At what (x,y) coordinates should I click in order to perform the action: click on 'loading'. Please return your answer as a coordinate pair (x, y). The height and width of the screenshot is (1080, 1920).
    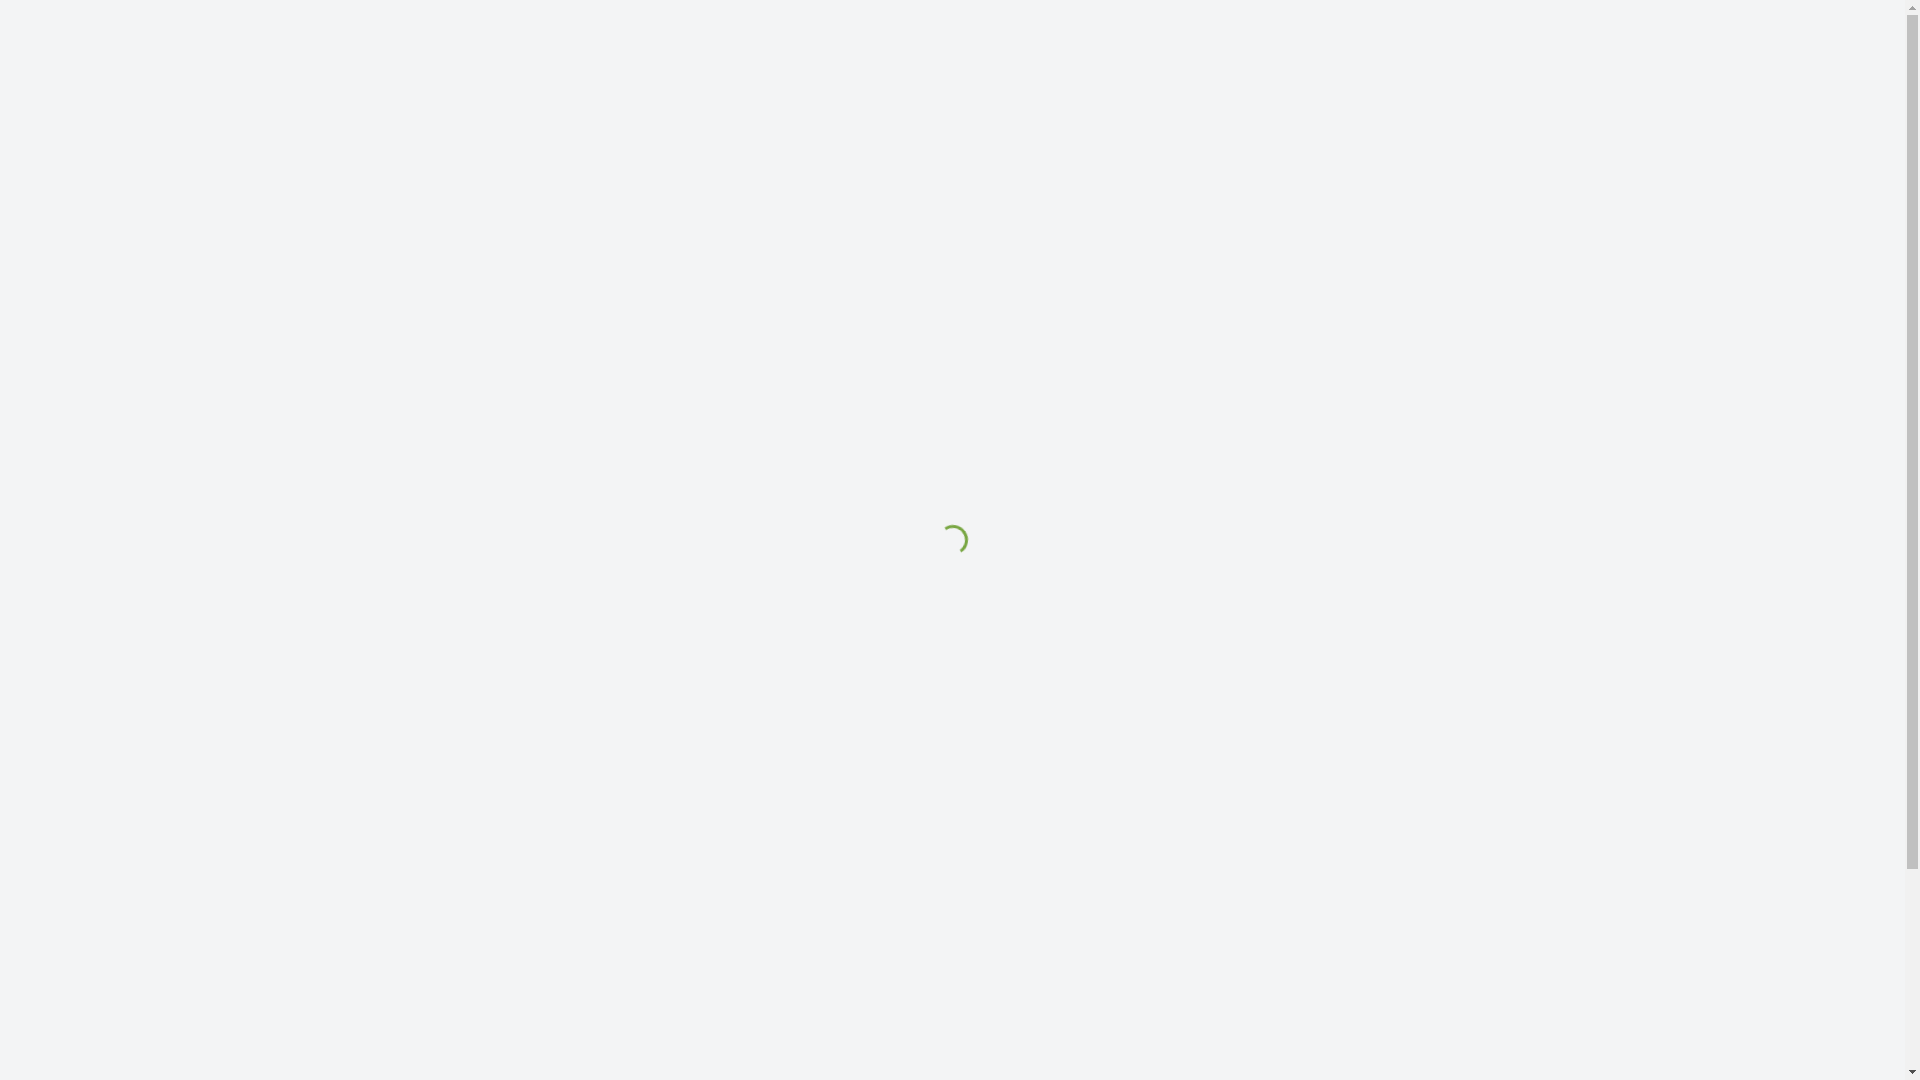
    Looking at the image, I should click on (945, 534).